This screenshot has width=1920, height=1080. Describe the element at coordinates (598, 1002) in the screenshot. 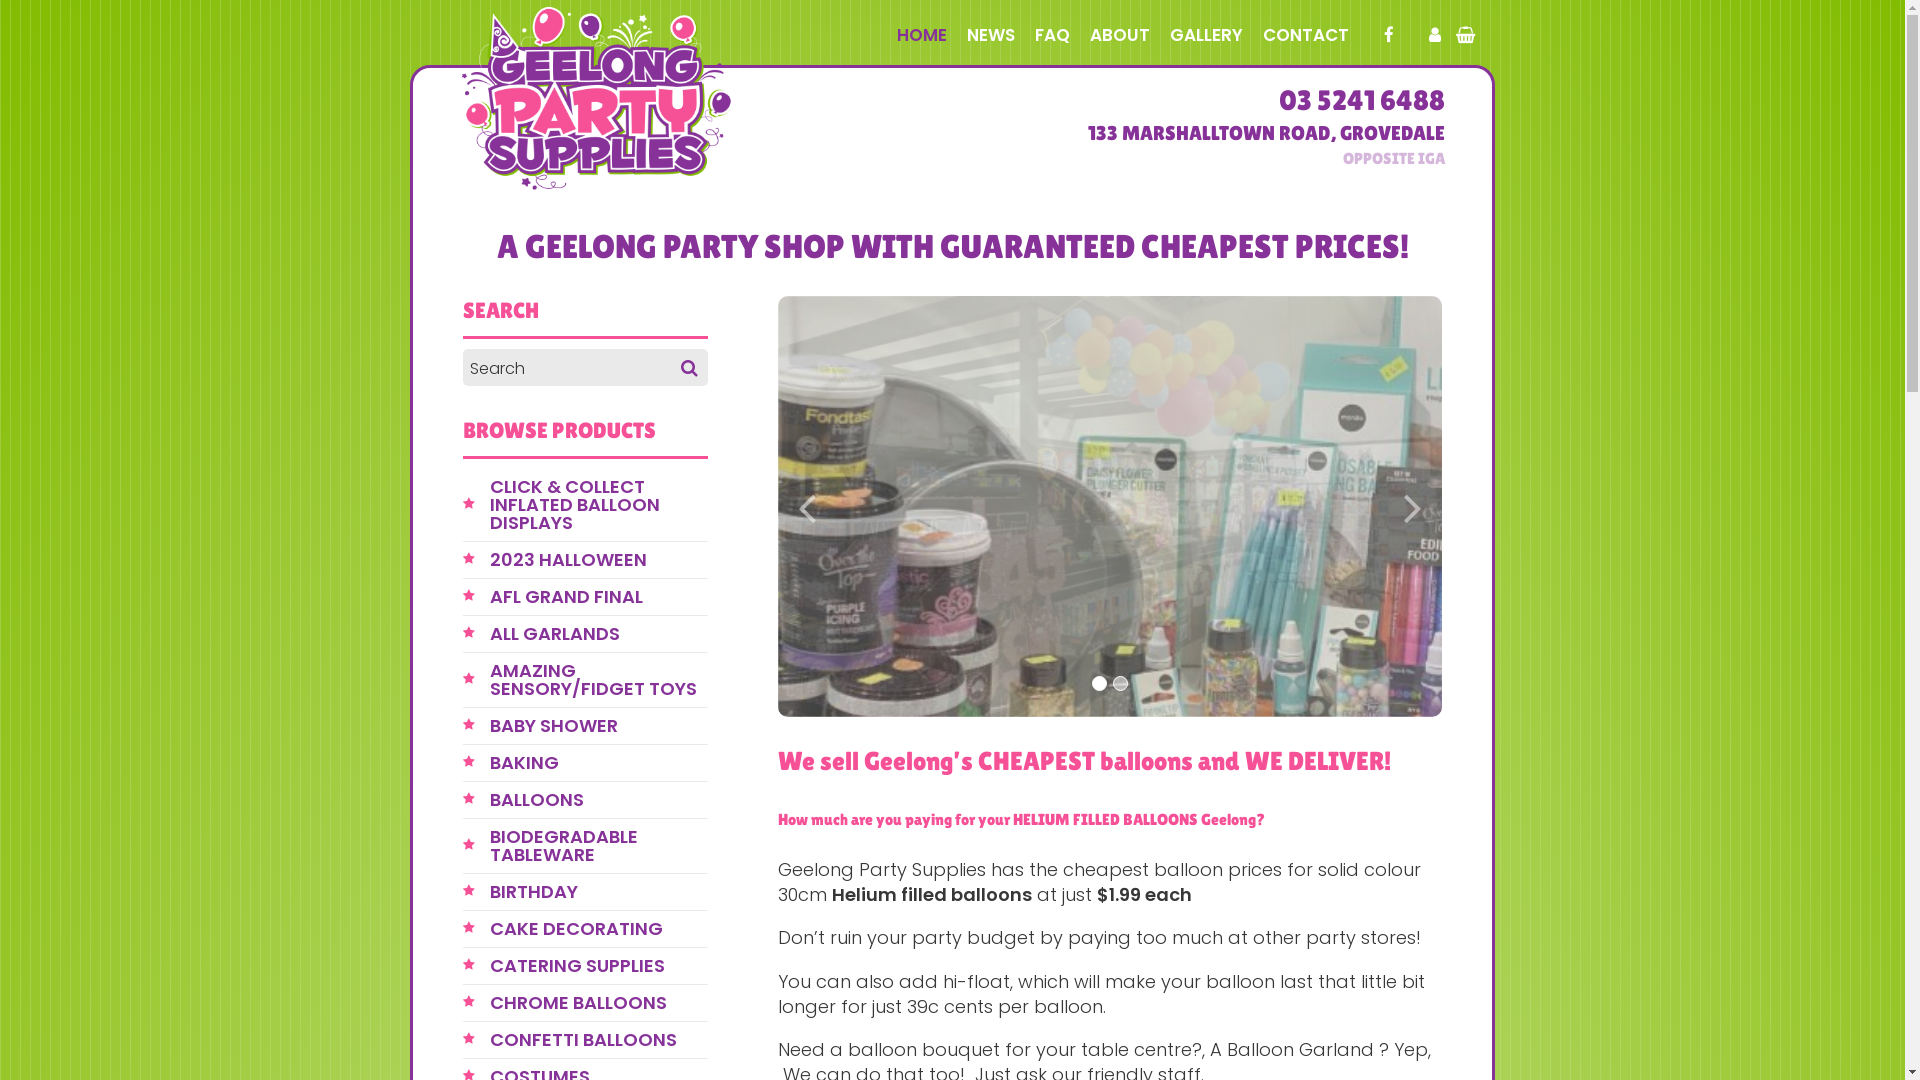

I see `'CHROME BALLOONS'` at that location.